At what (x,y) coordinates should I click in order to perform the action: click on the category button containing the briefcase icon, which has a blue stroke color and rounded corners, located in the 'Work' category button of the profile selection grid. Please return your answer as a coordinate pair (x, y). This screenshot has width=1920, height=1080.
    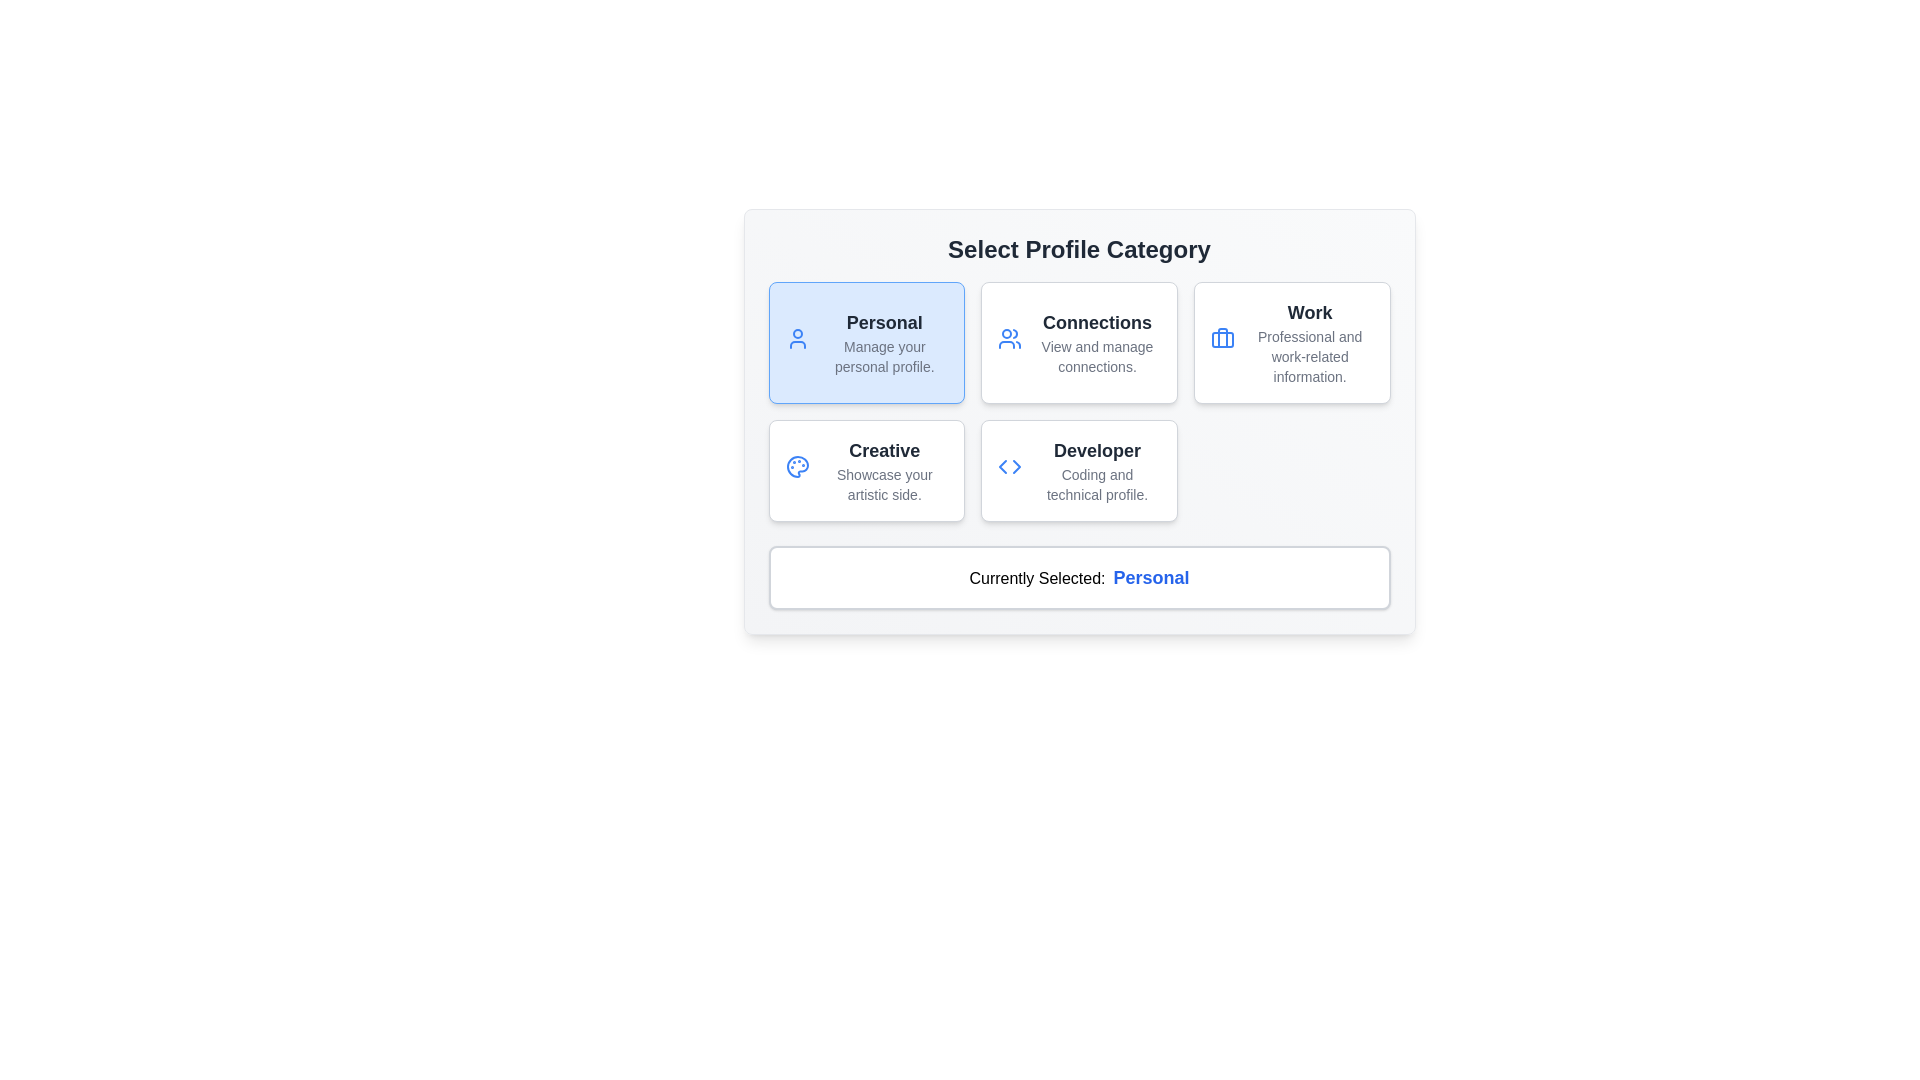
    Looking at the image, I should click on (1221, 338).